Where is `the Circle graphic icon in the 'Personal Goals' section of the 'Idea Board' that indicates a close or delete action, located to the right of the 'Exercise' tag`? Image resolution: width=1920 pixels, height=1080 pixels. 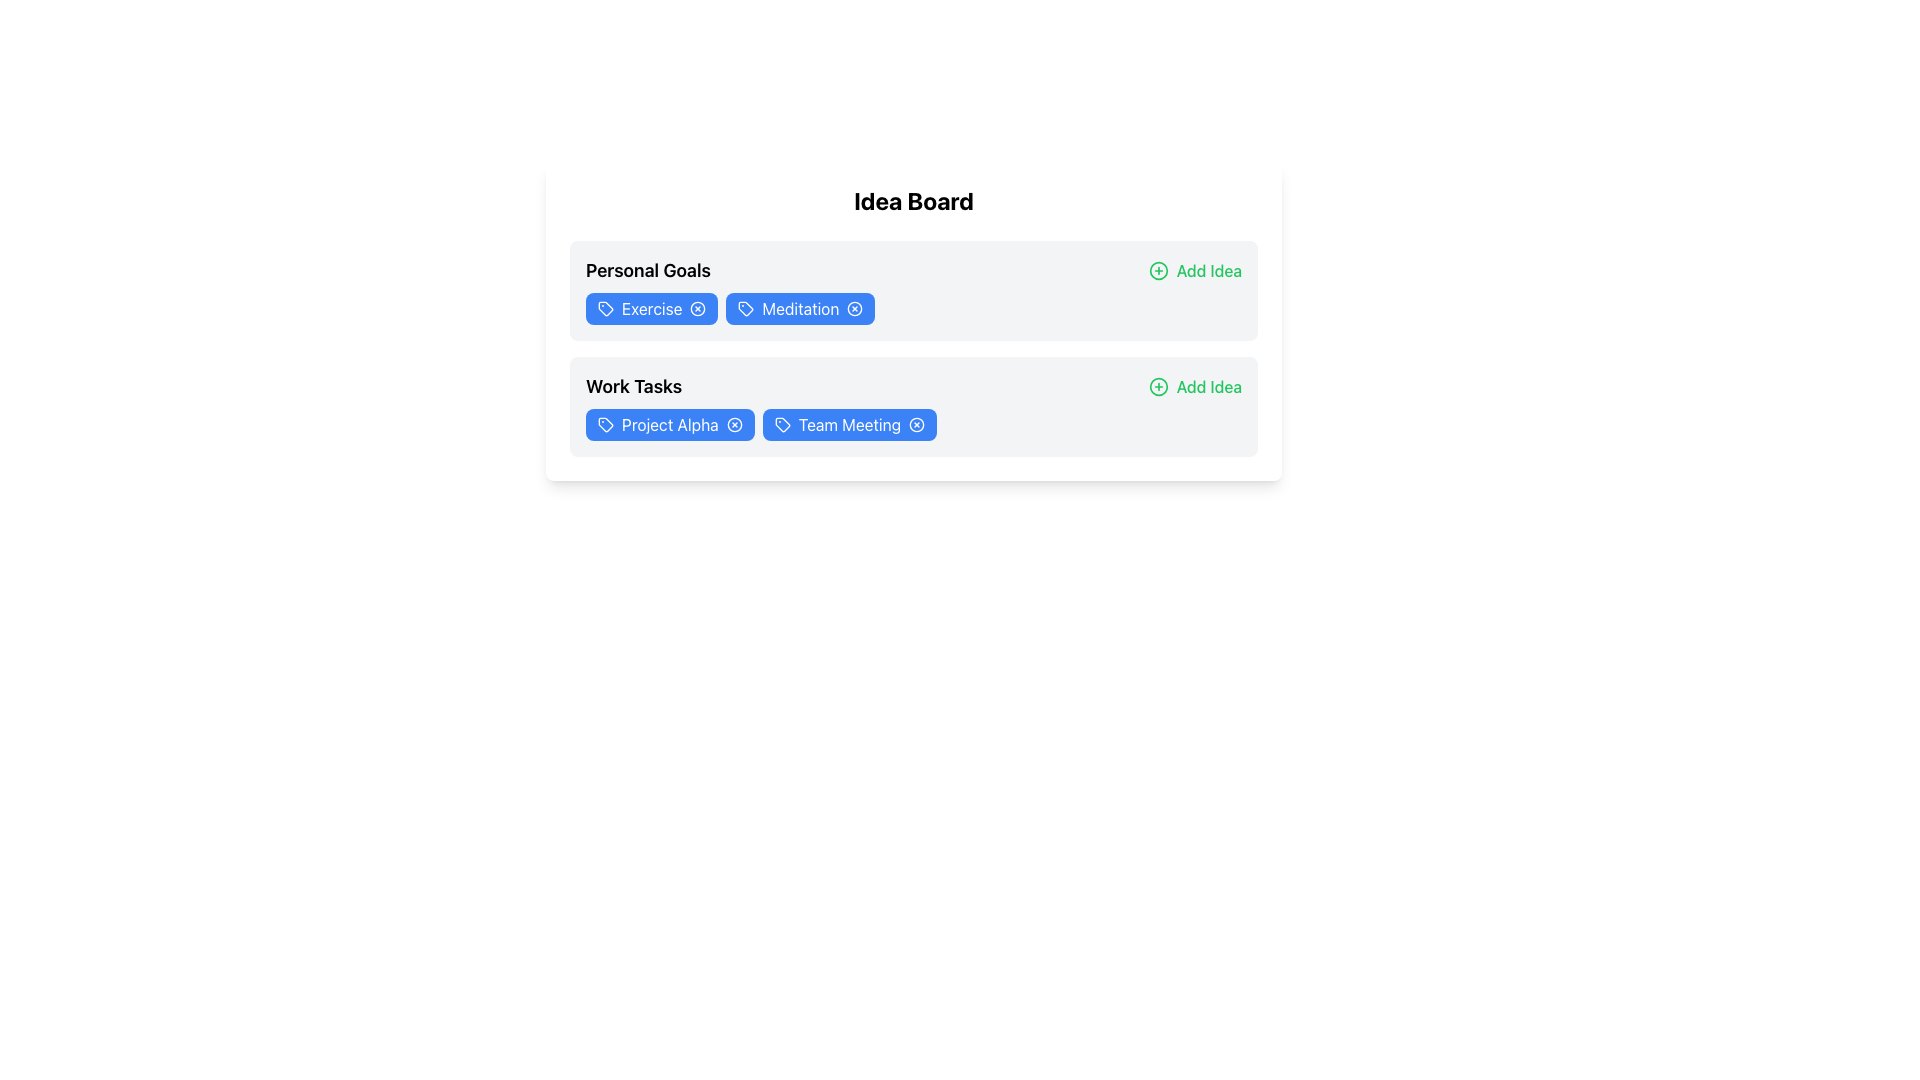
the Circle graphic icon in the 'Personal Goals' section of the 'Idea Board' that indicates a close or delete action, located to the right of the 'Exercise' tag is located at coordinates (698, 308).